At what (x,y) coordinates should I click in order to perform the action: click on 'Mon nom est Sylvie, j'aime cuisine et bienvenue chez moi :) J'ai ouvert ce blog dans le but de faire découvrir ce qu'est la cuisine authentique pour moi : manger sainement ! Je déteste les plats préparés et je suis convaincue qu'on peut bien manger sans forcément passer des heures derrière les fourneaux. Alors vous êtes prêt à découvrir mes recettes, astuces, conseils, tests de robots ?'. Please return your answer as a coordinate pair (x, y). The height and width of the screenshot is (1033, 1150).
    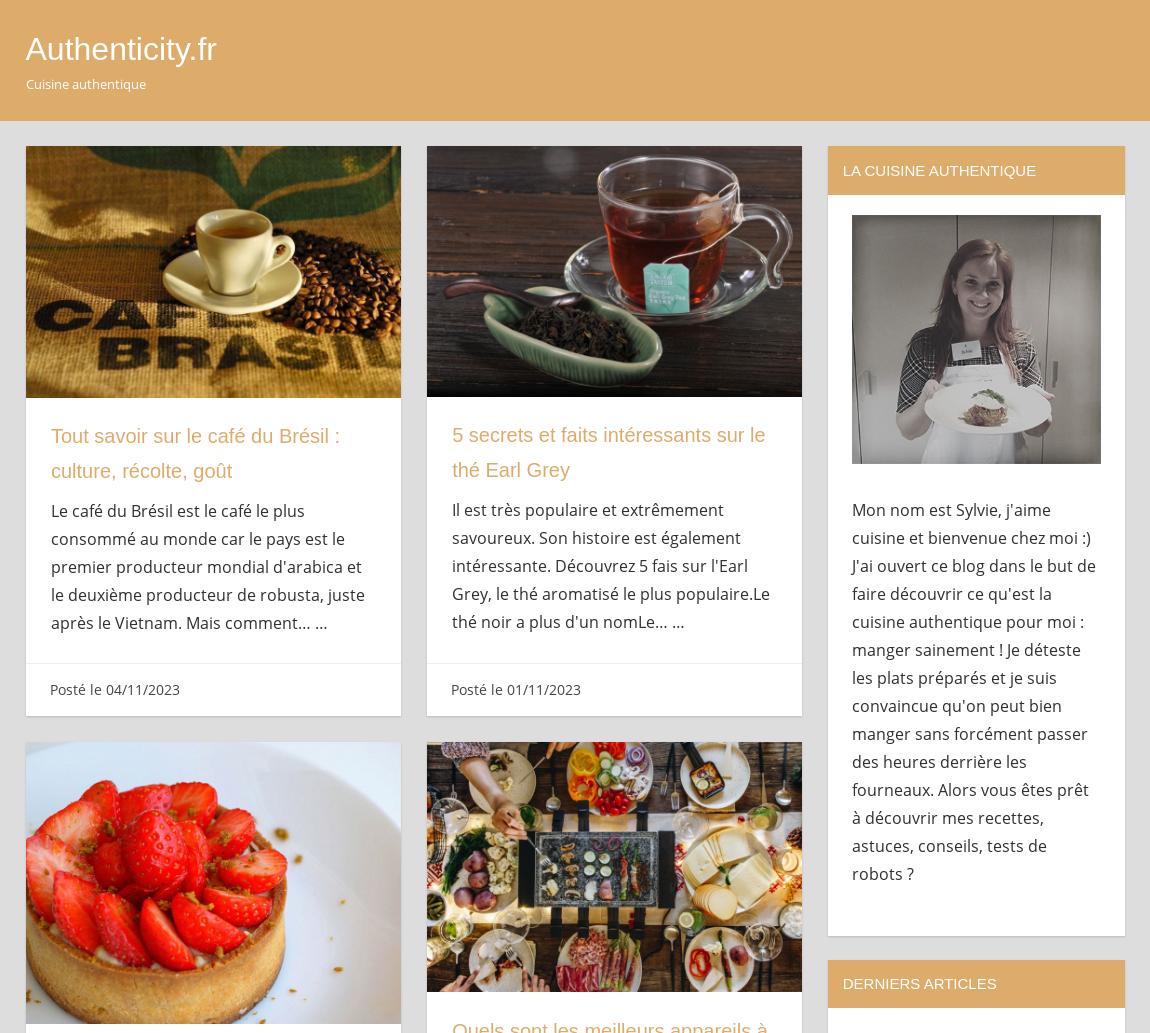
    Looking at the image, I should click on (850, 690).